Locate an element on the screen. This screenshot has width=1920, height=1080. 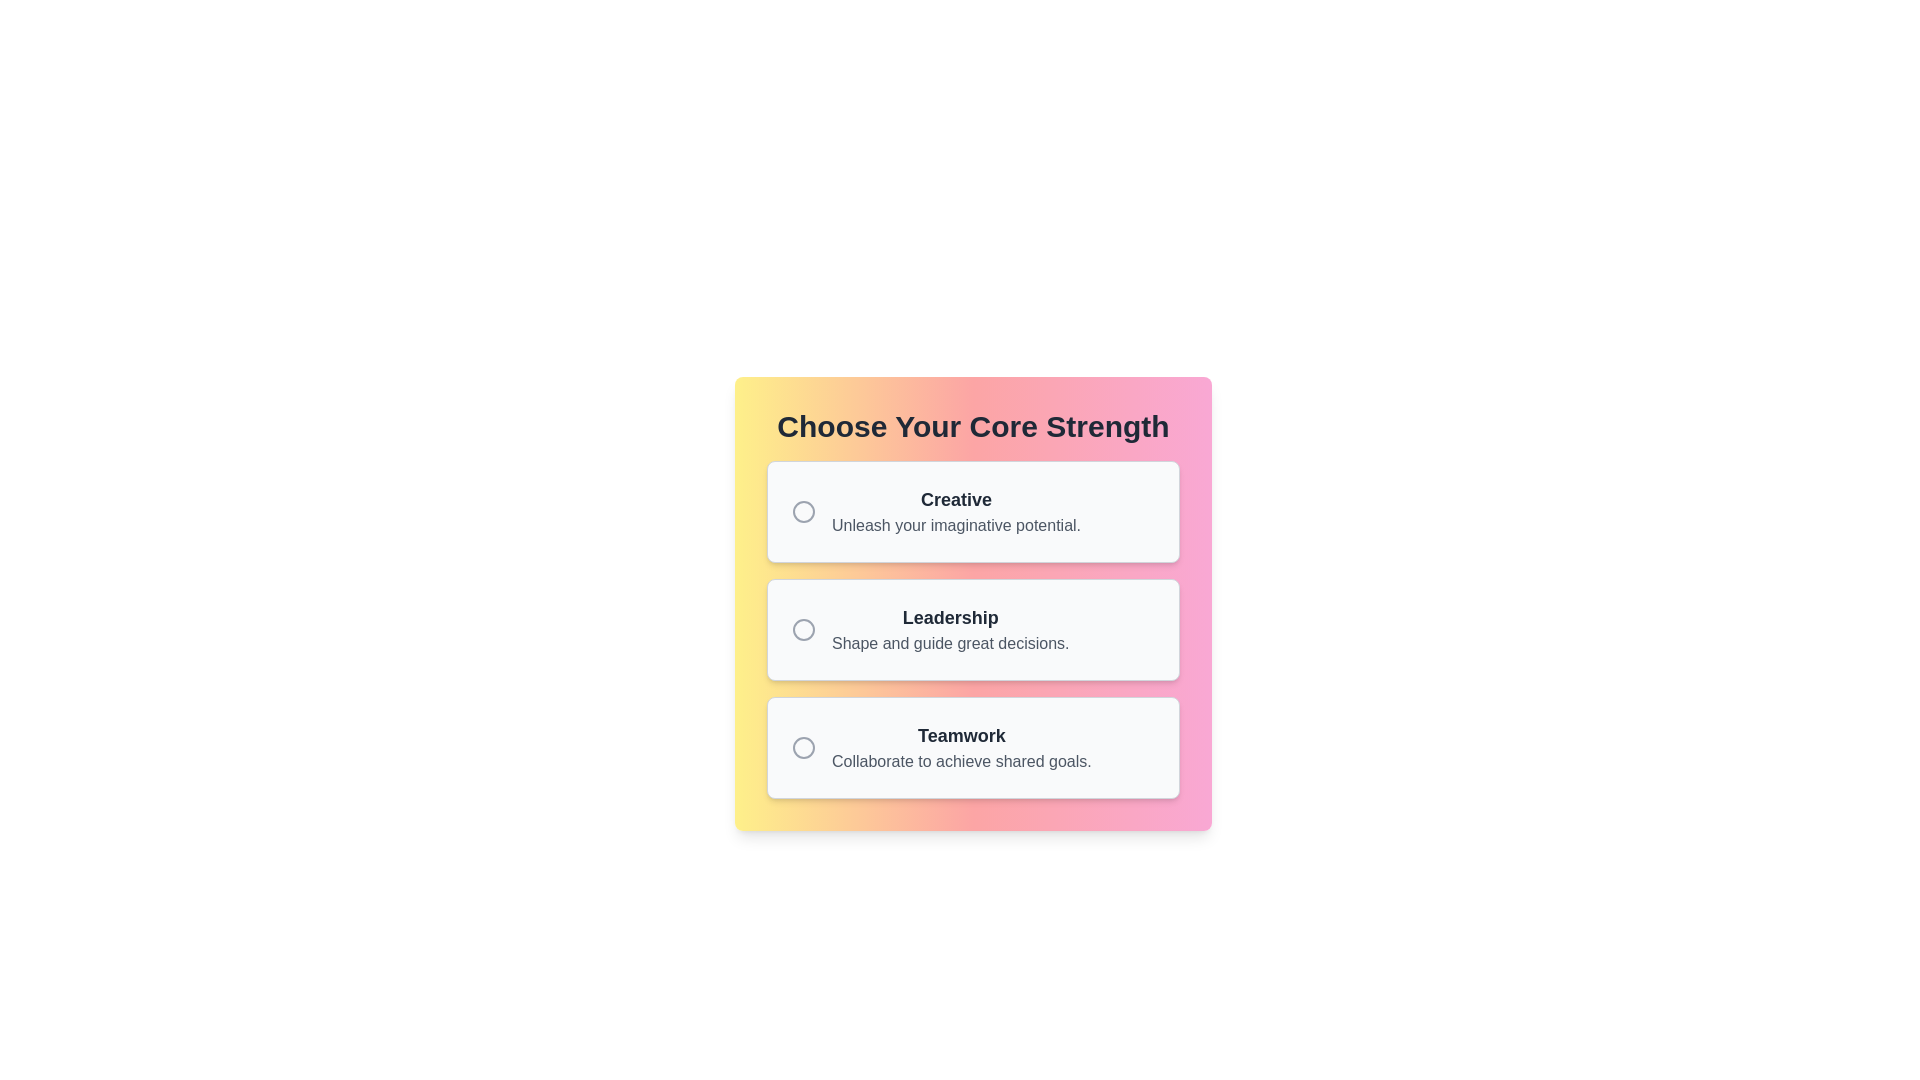
the 'Teamwork' title in the third section of the 'Choose Your Core Strength' block, which is positioned above the description 'Collaborate to achieve shared goals.' is located at coordinates (961, 736).